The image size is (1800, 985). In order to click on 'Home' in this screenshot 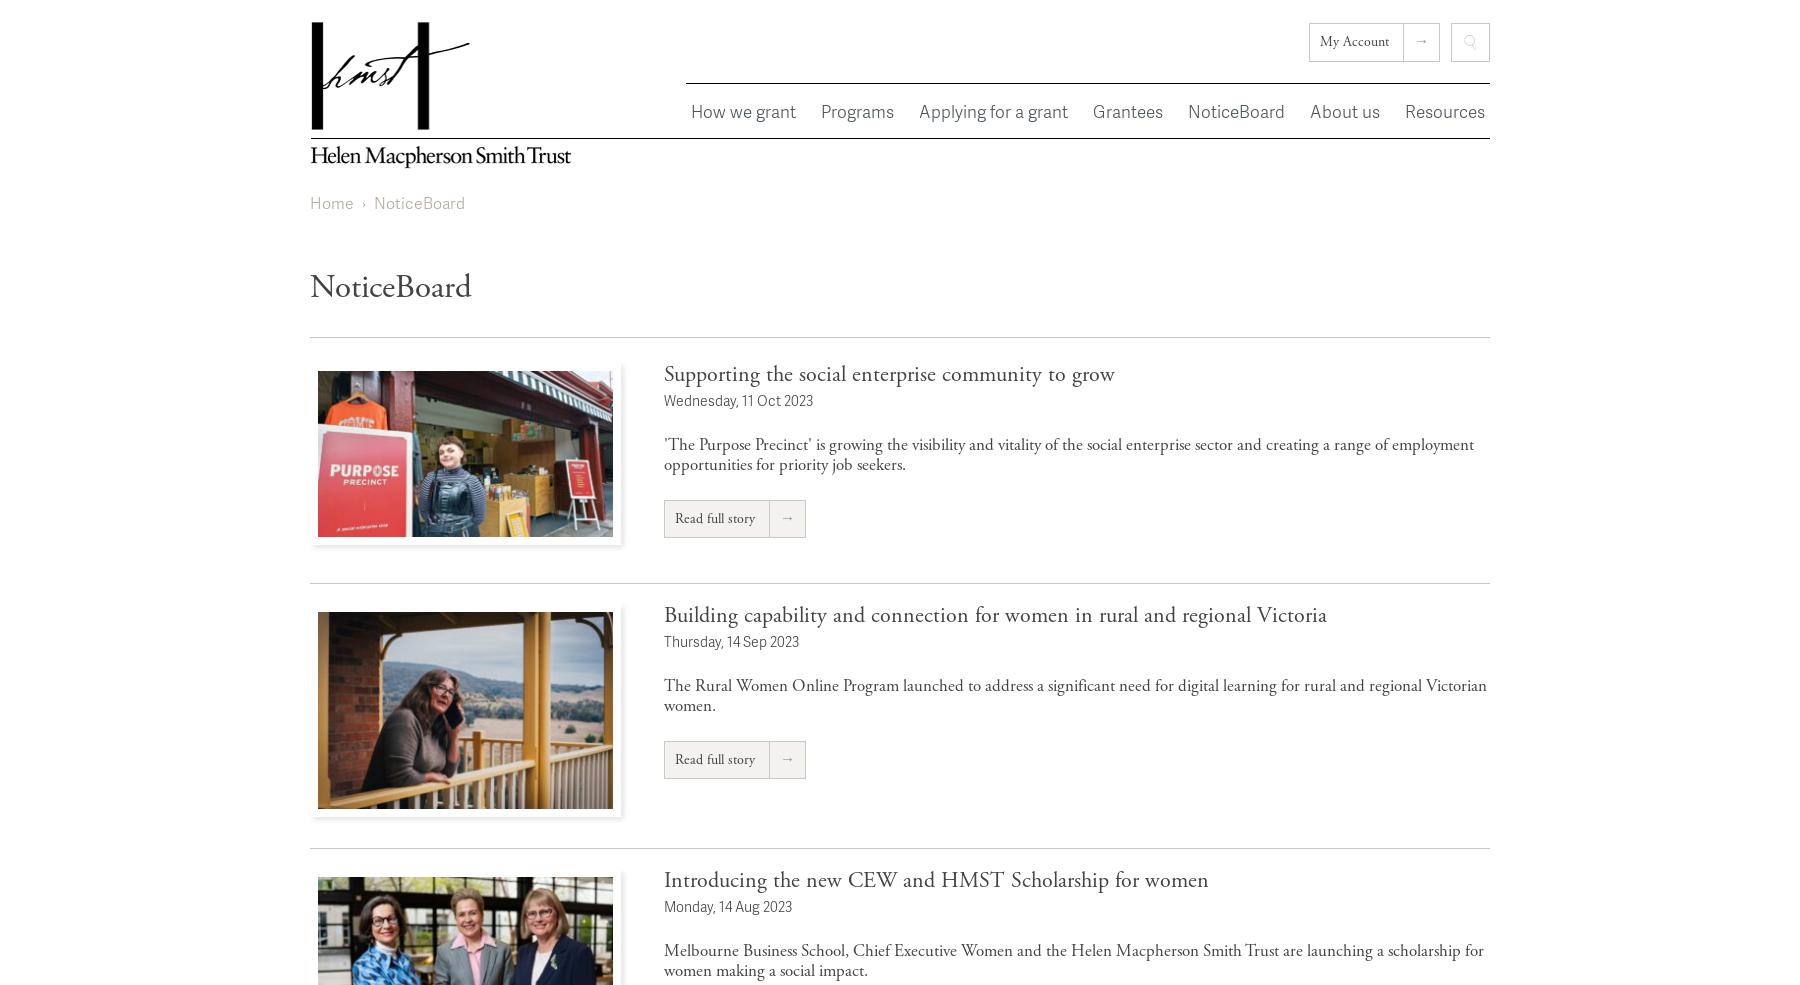, I will do `click(330, 202)`.